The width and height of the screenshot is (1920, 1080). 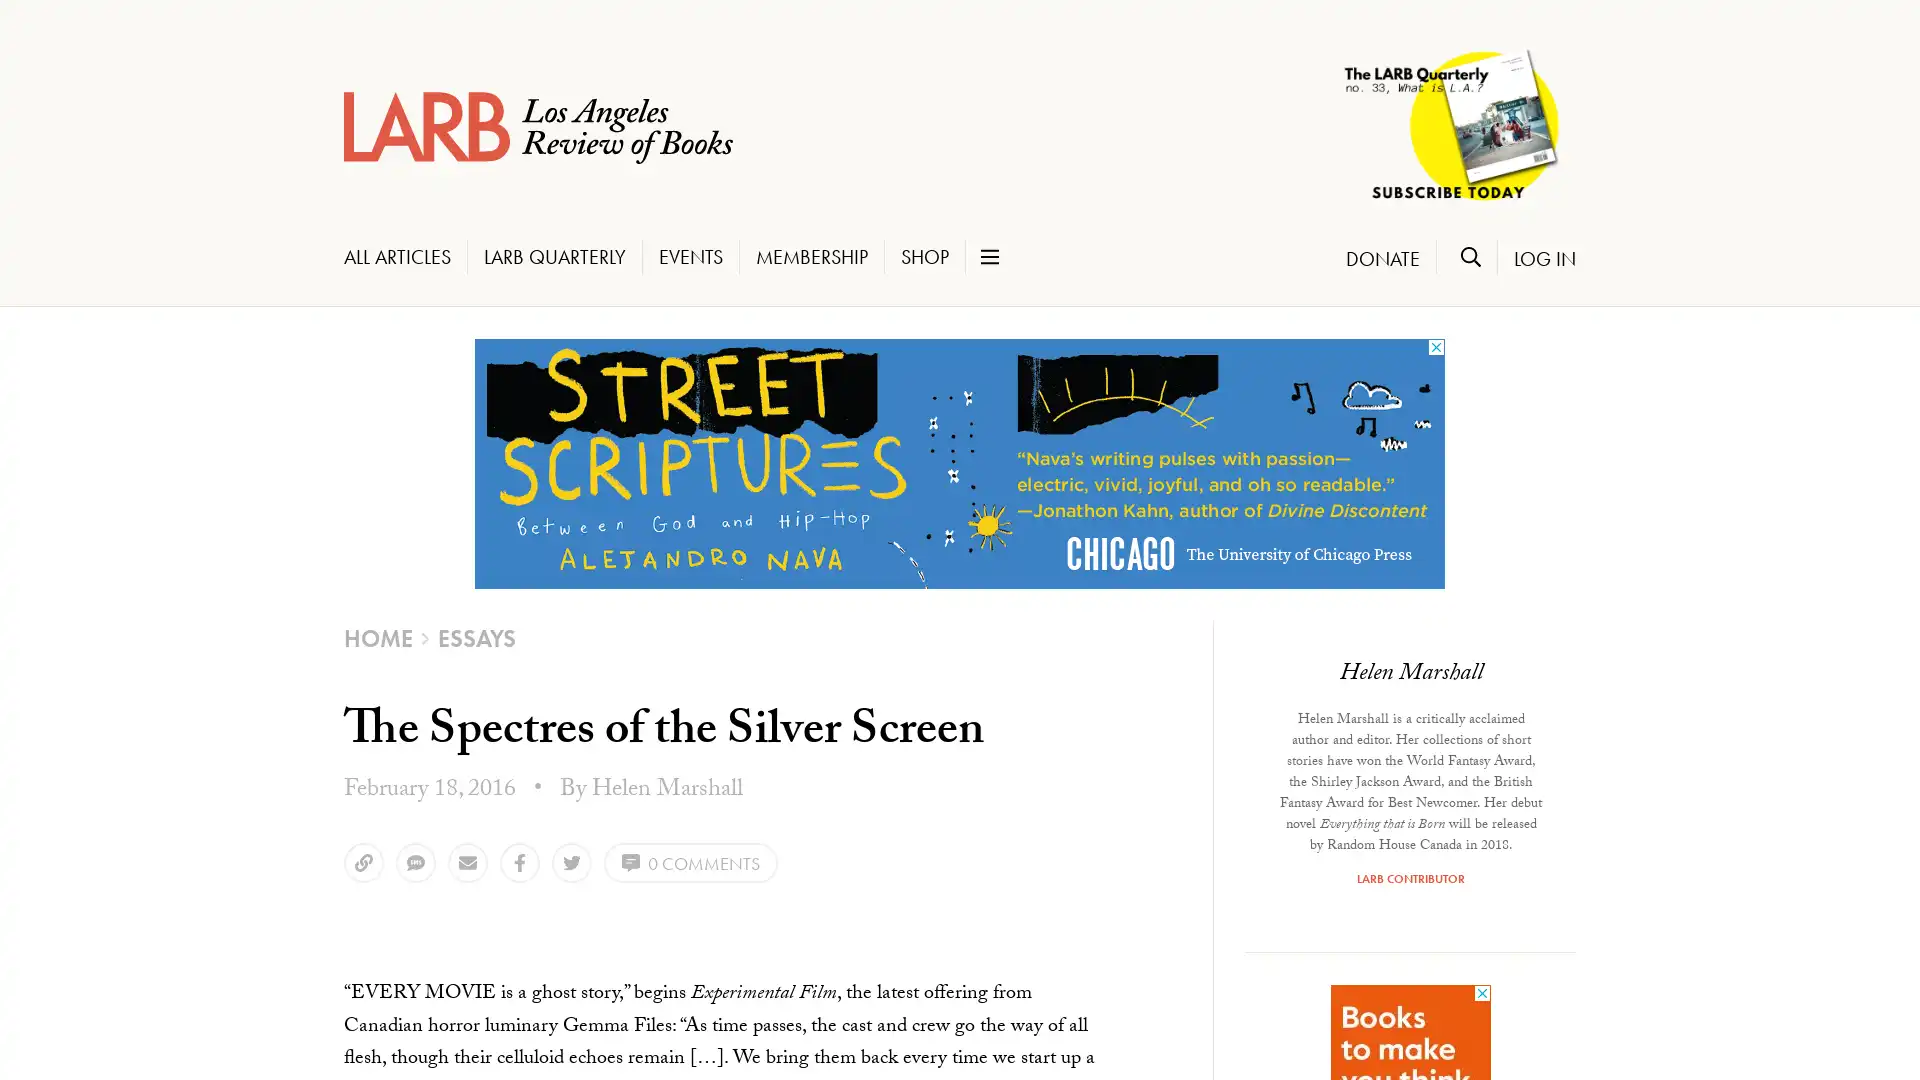 What do you see at coordinates (95, 991) in the screenshot?
I see `Click Esc To Dismiss` at bounding box center [95, 991].